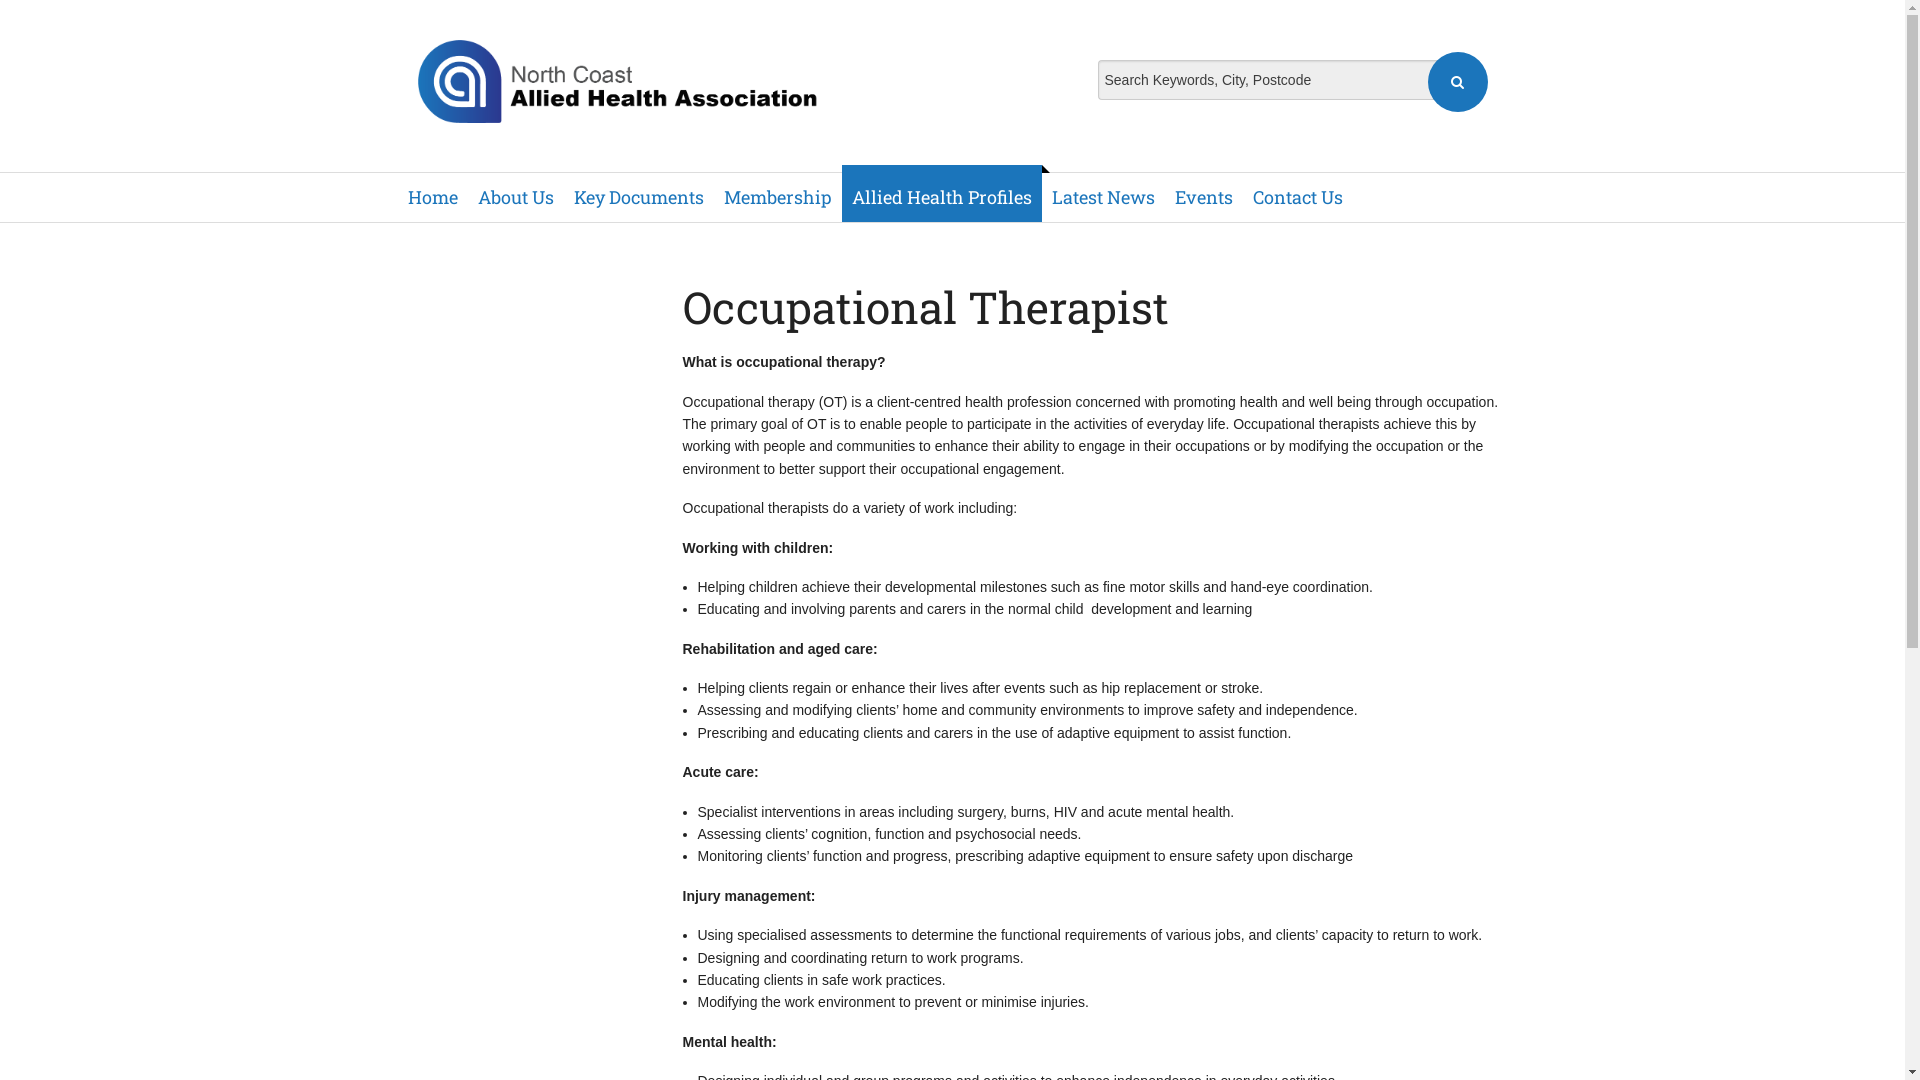  I want to click on 'Home', so click(431, 197).